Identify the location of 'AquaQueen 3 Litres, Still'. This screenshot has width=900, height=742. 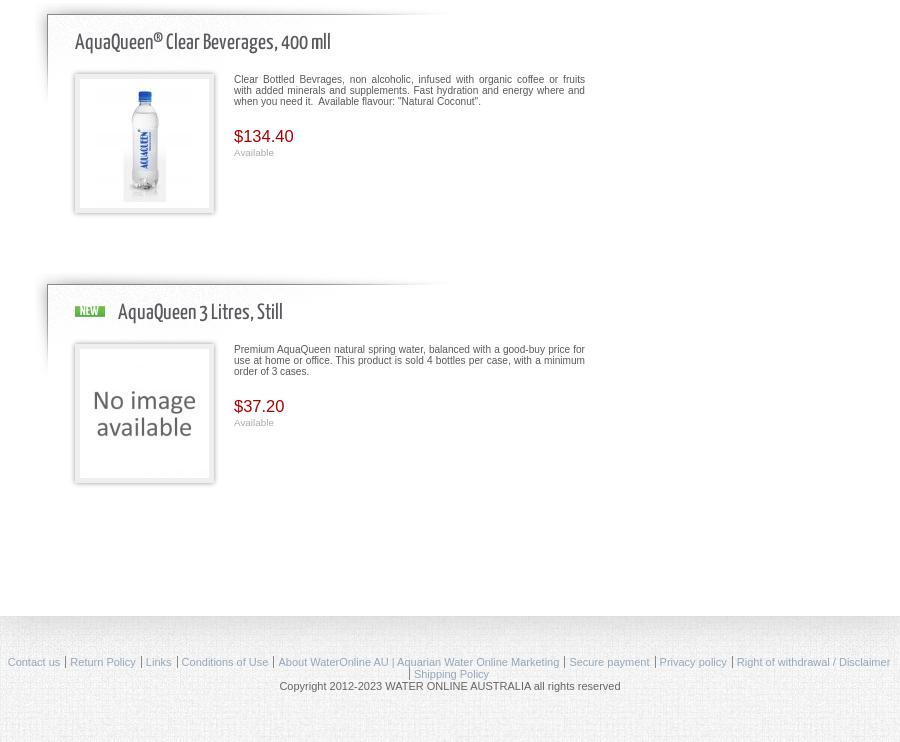
(199, 312).